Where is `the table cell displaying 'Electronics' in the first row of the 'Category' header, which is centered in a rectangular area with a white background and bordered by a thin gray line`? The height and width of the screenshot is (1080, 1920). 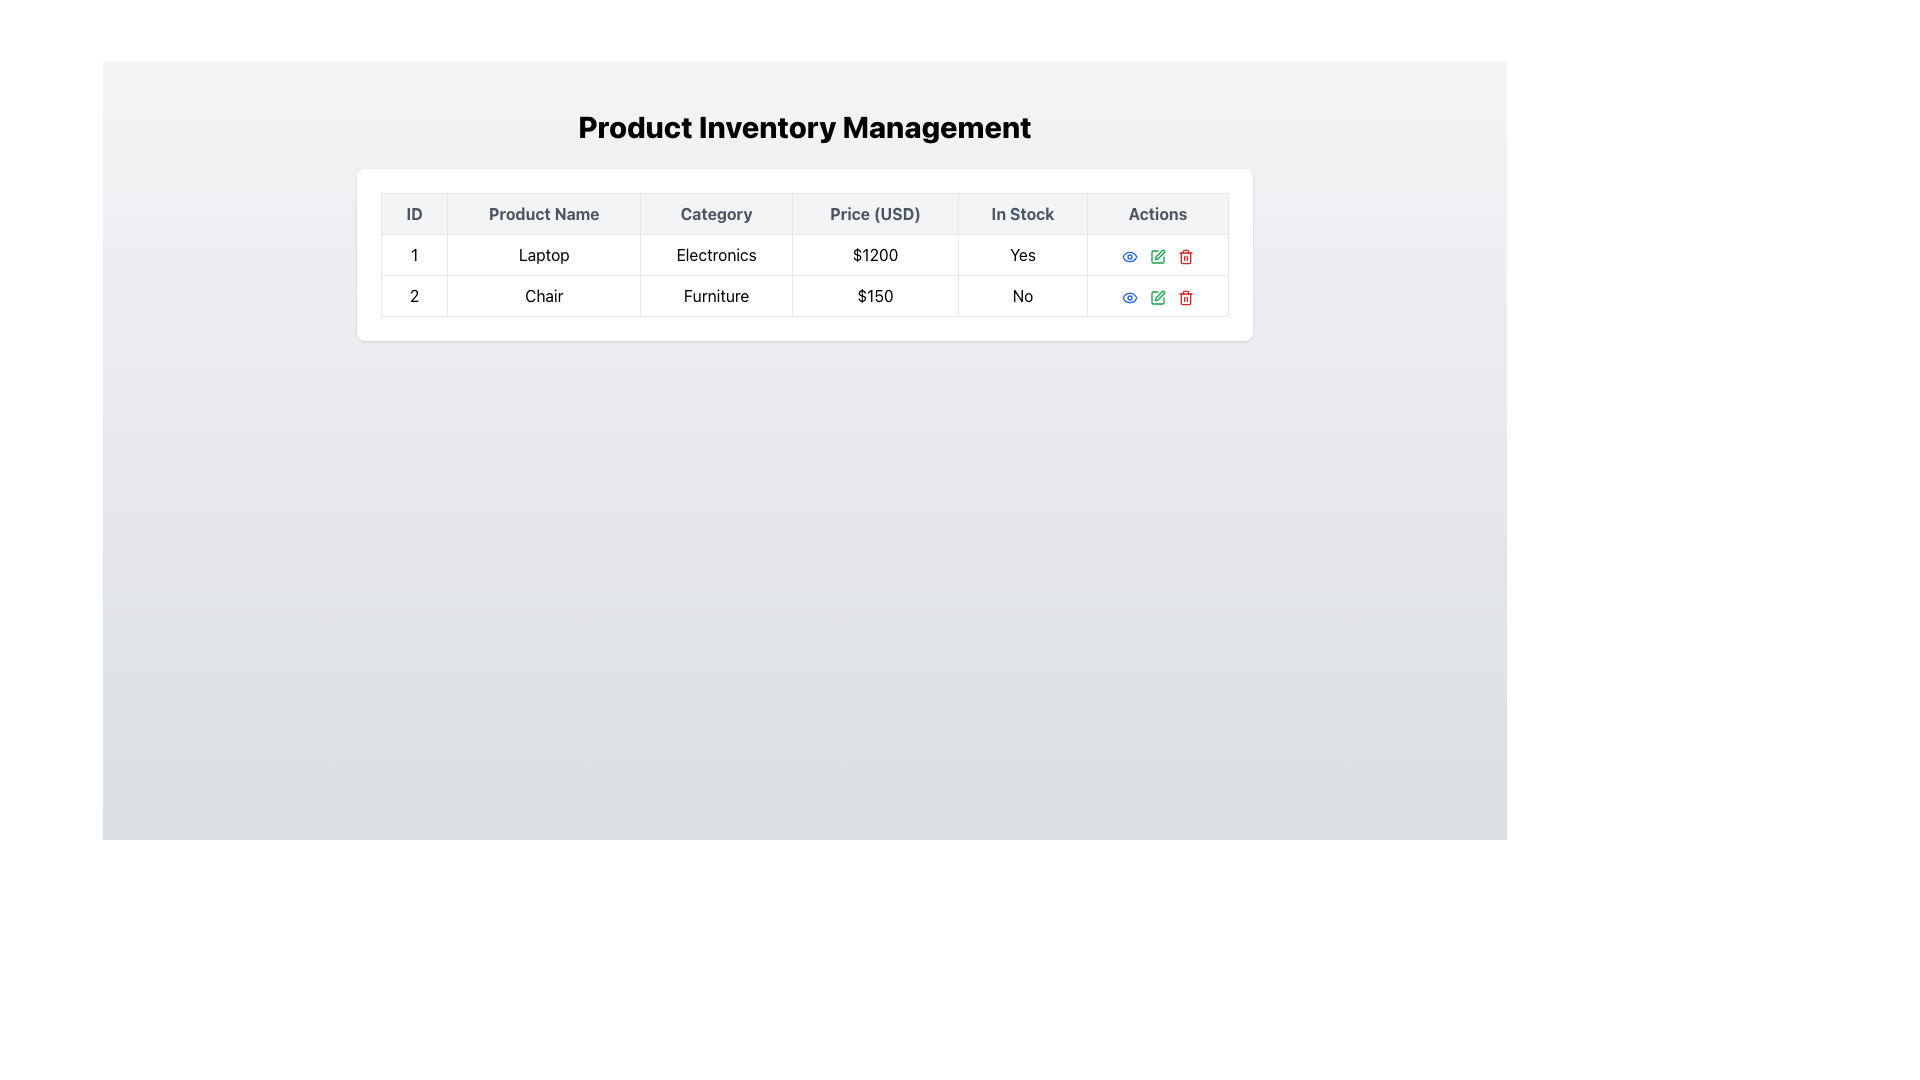
the table cell displaying 'Electronics' in the first row of the 'Category' header, which is centered in a rectangular area with a white background and bordered by a thin gray line is located at coordinates (716, 253).